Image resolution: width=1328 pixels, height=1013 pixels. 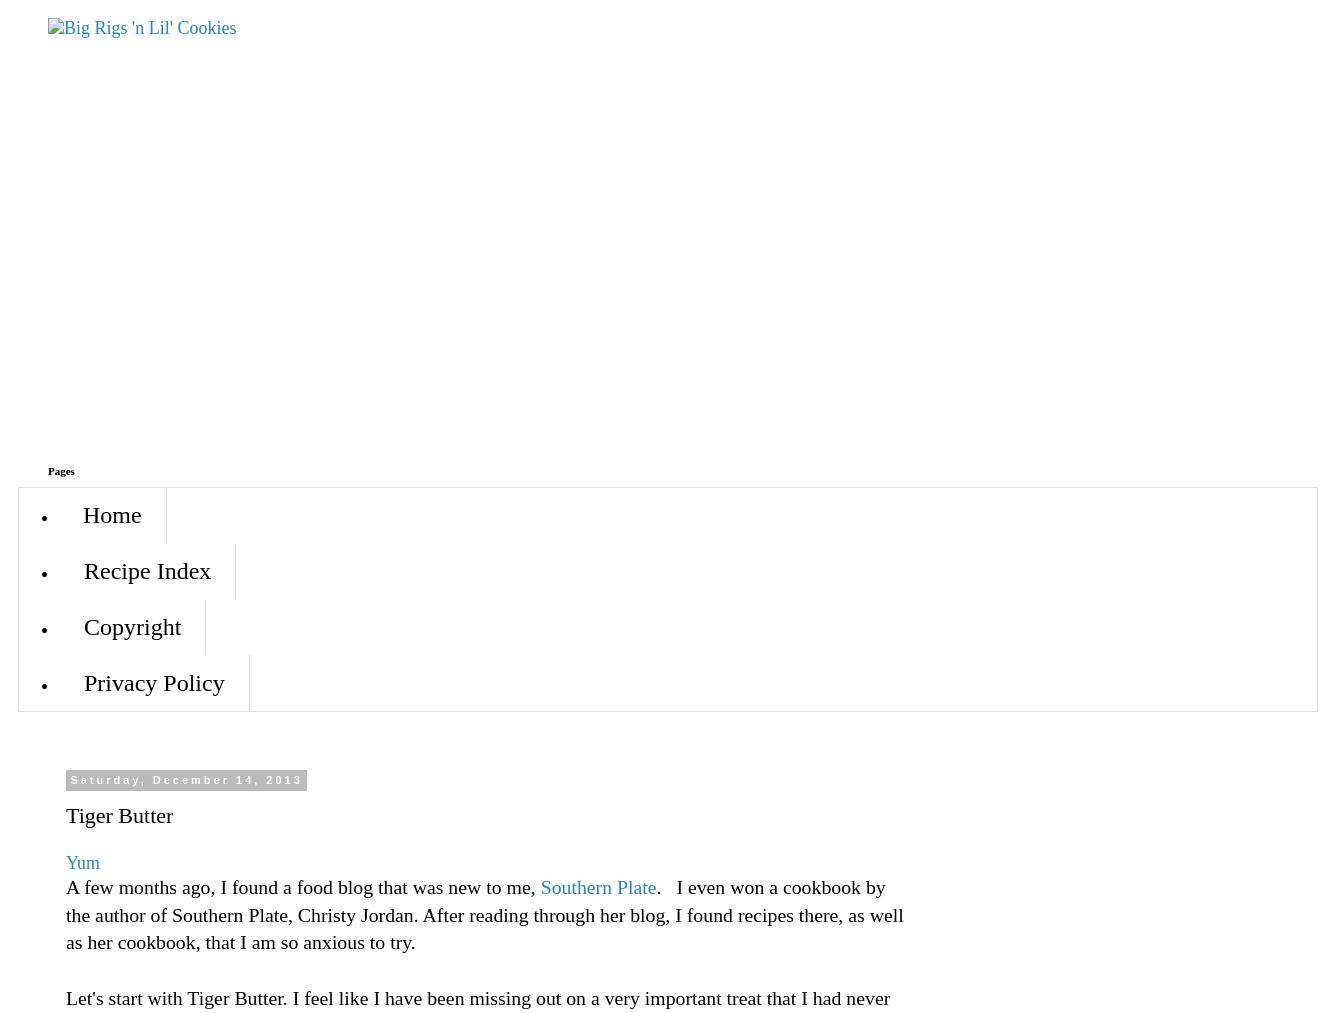 What do you see at coordinates (83, 861) in the screenshot?
I see `'Yum'` at bounding box center [83, 861].